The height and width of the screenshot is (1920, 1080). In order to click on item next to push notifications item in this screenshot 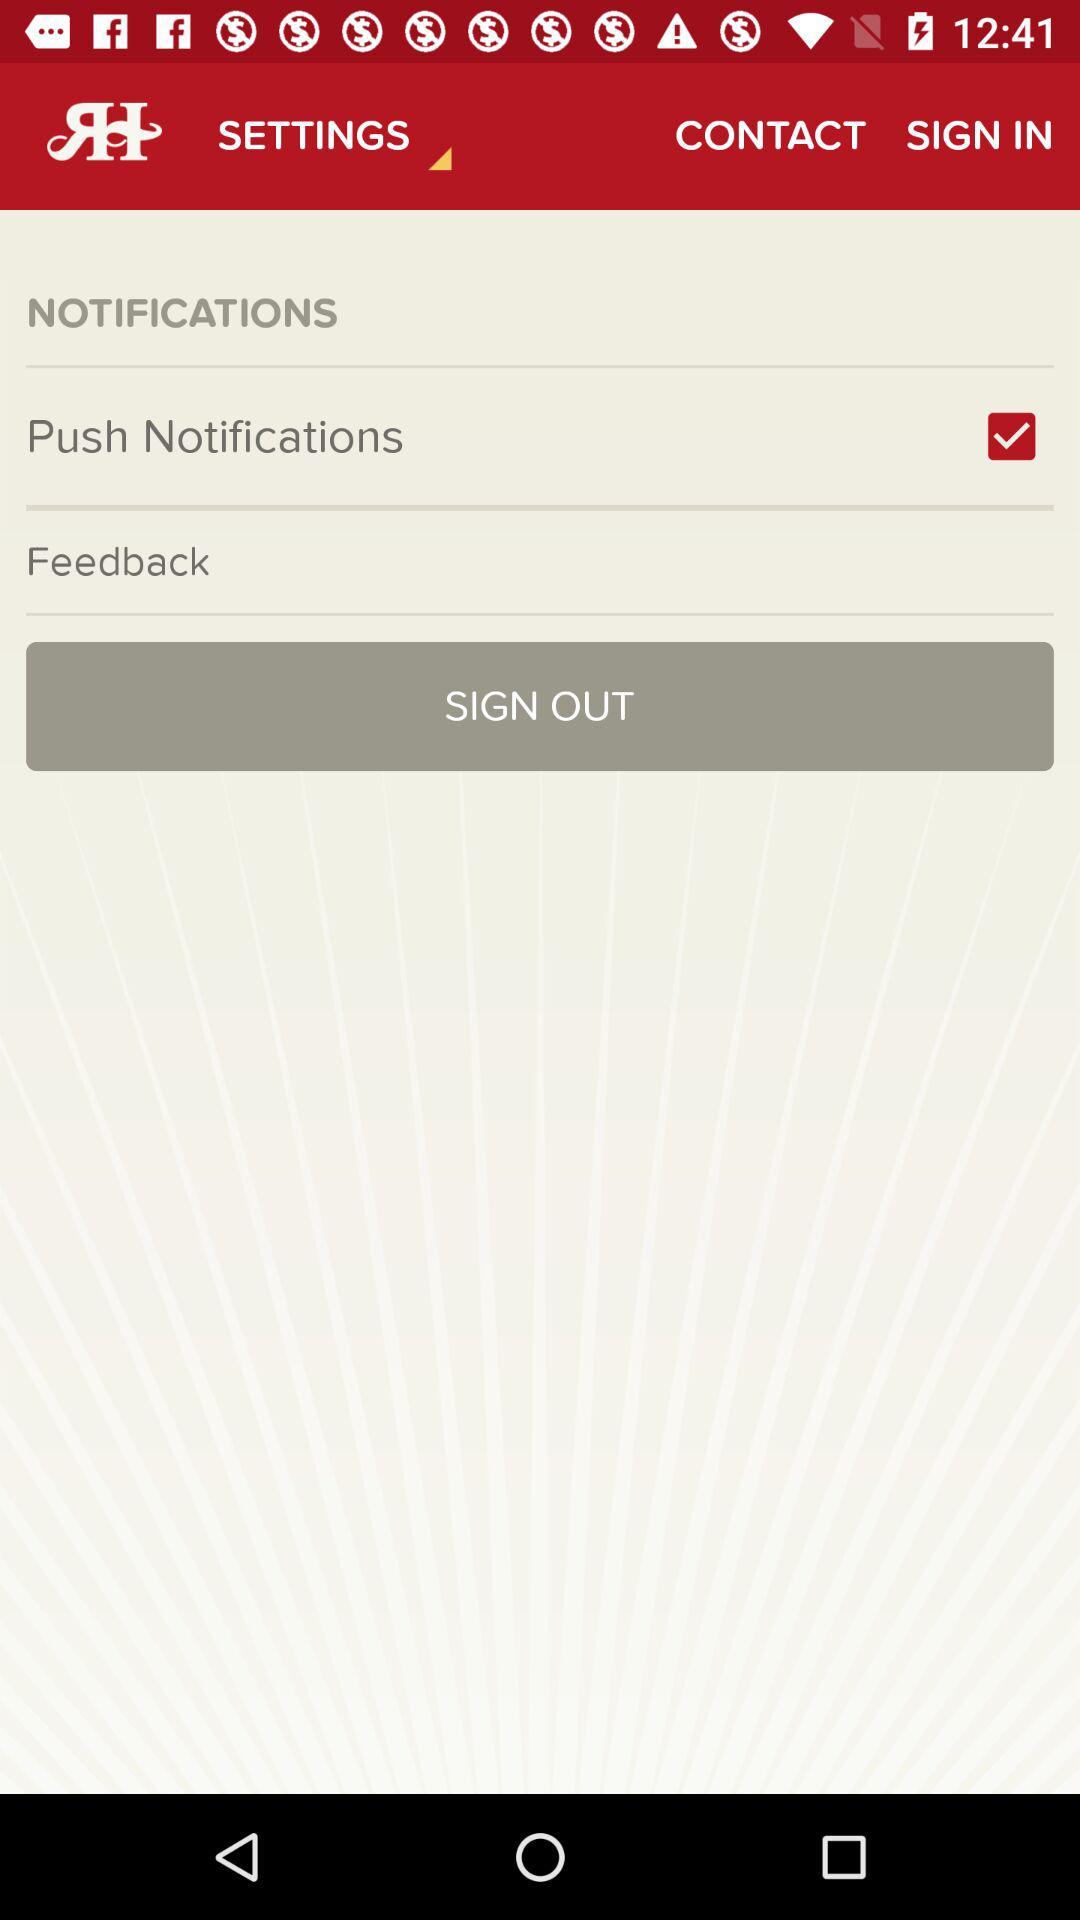, I will do `click(1011, 435)`.